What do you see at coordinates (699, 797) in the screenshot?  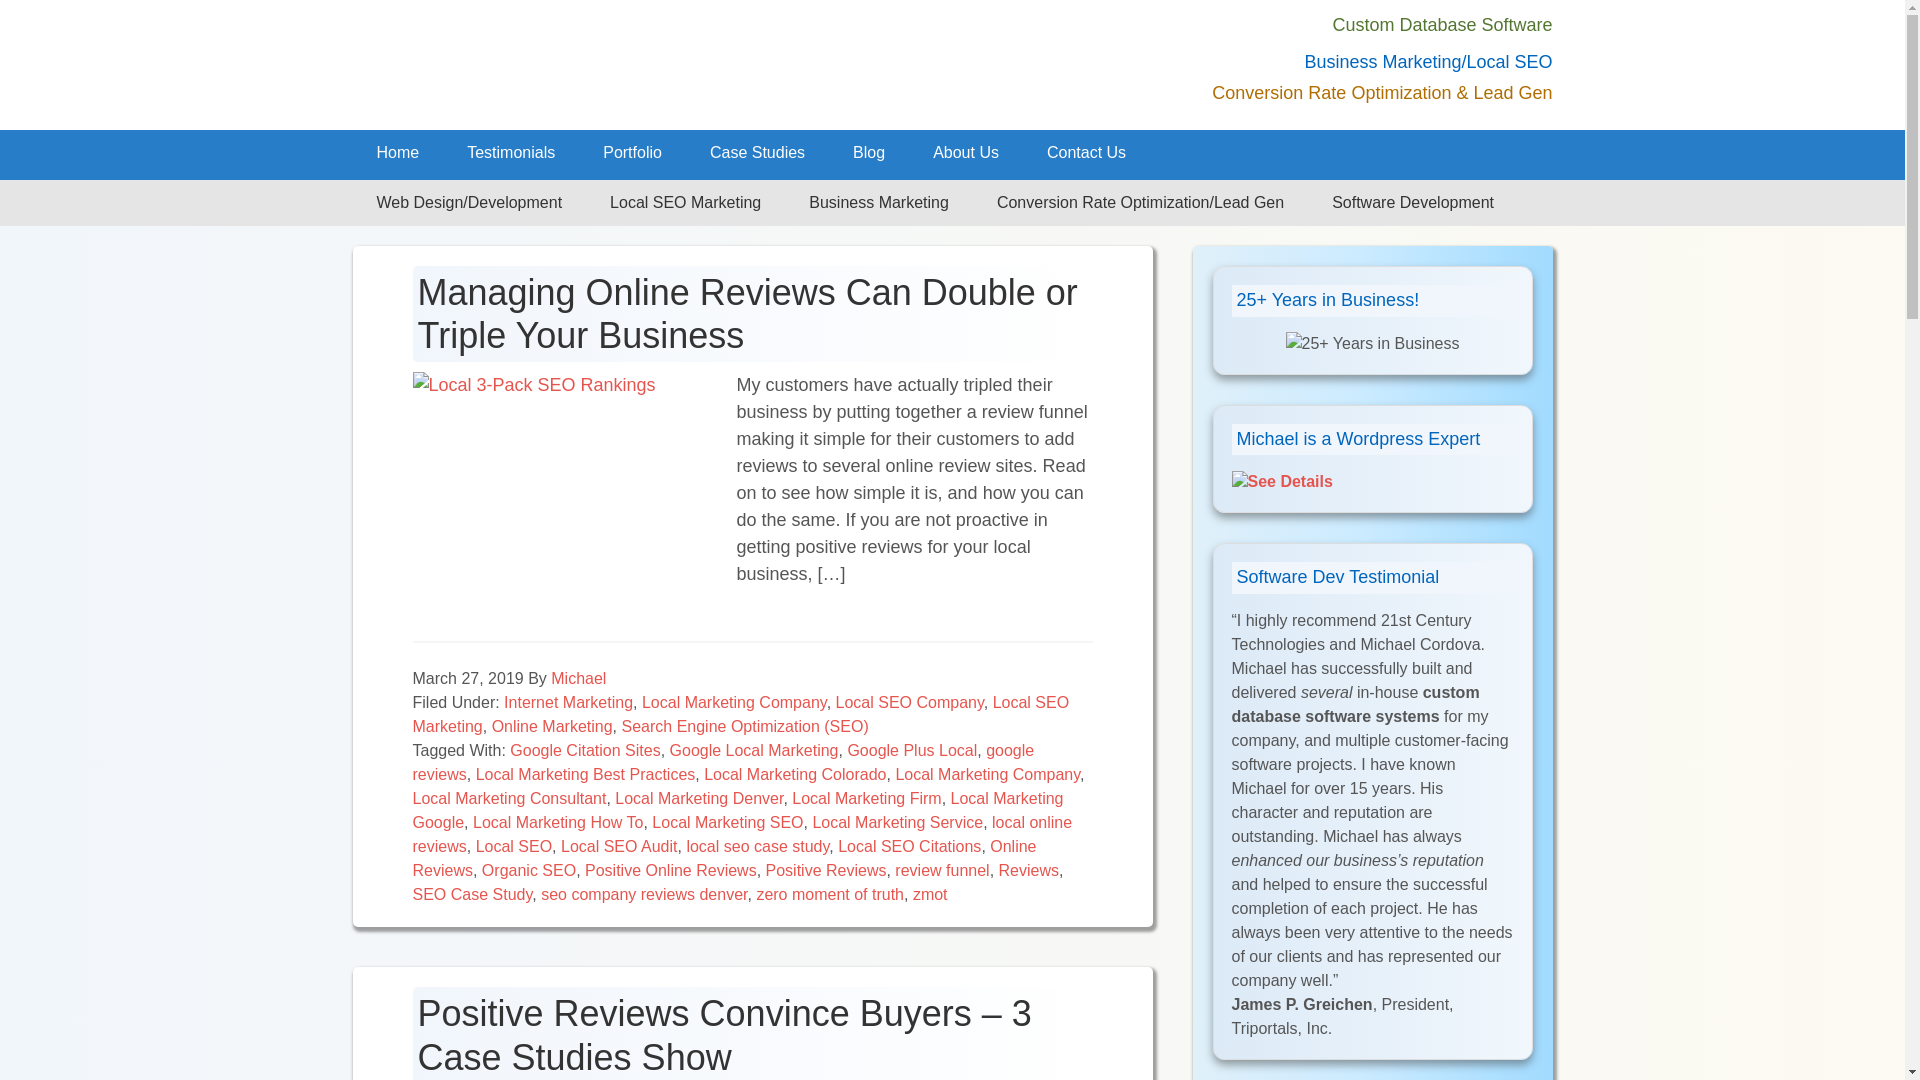 I see `'Local Marketing Denver'` at bounding box center [699, 797].